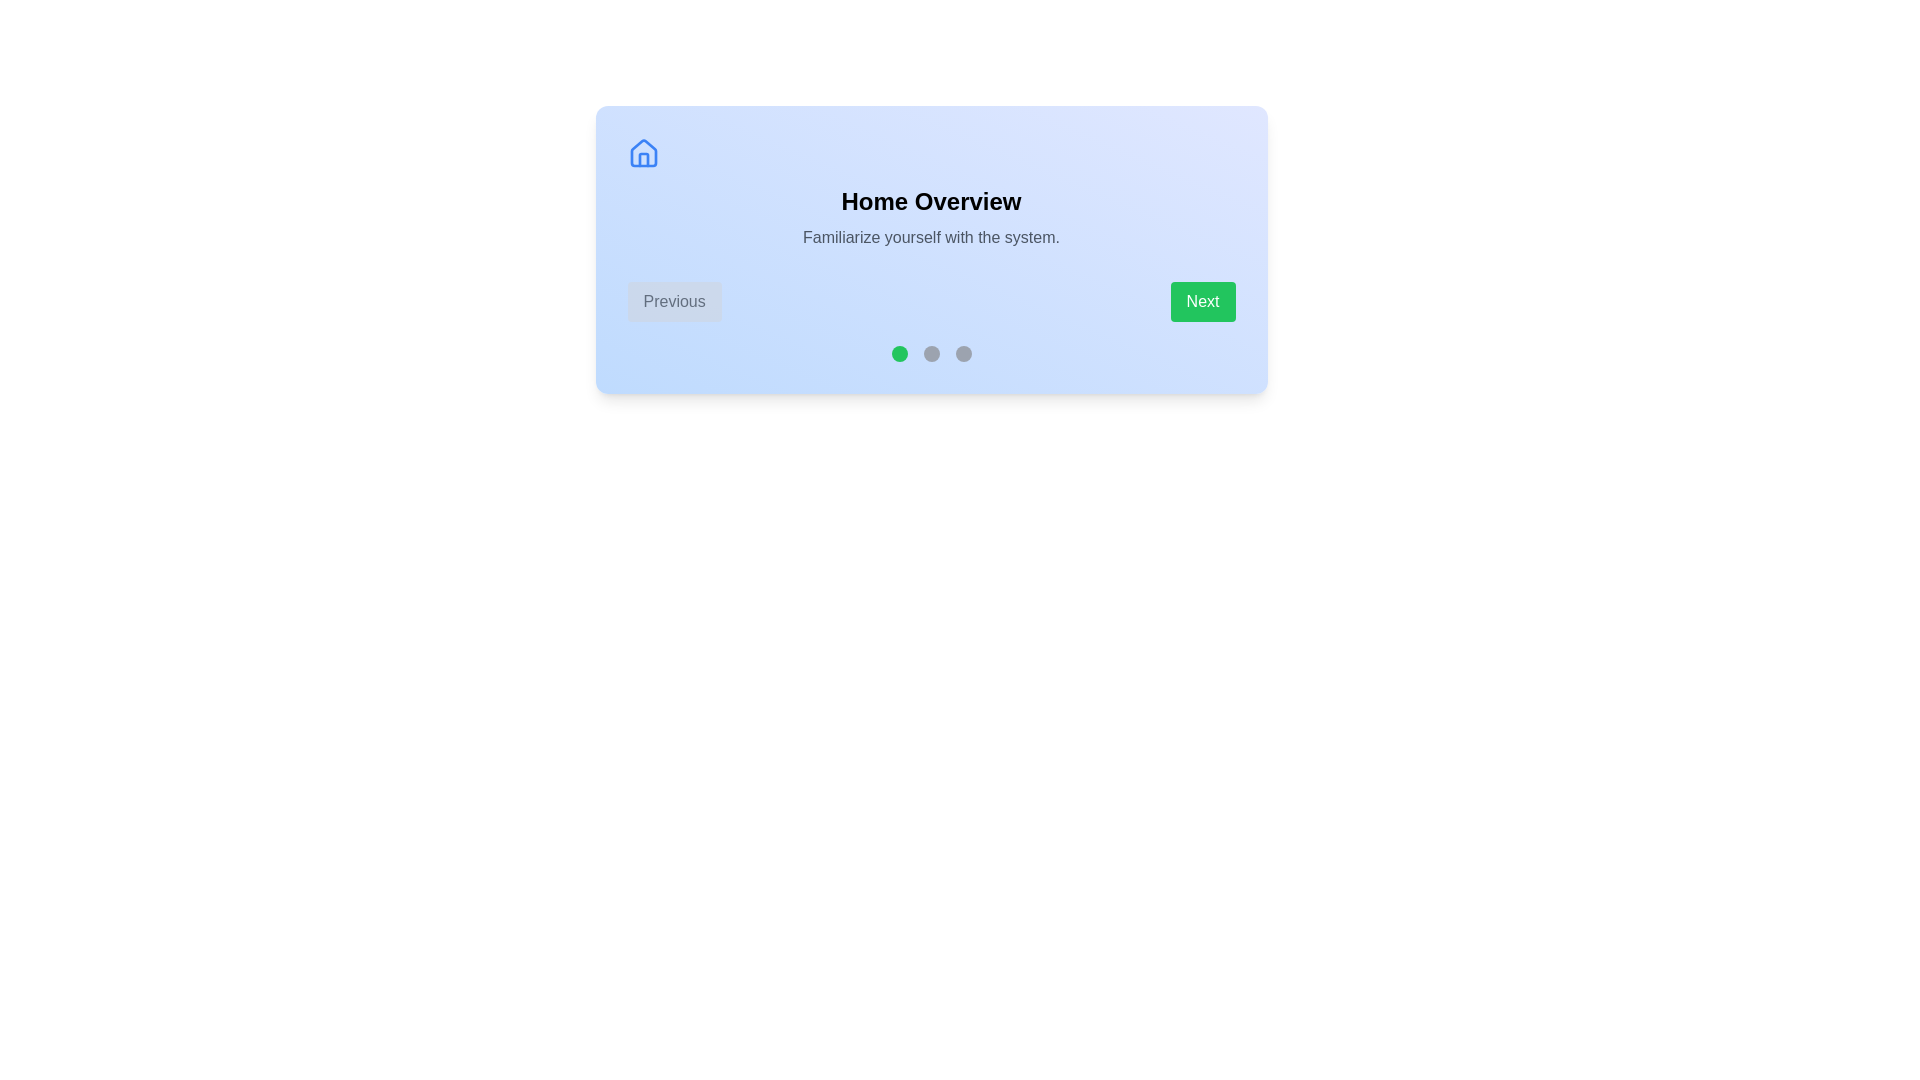  What do you see at coordinates (1202, 301) in the screenshot?
I see `'Next' button to navigate to the next step` at bounding box center [1202, 301].